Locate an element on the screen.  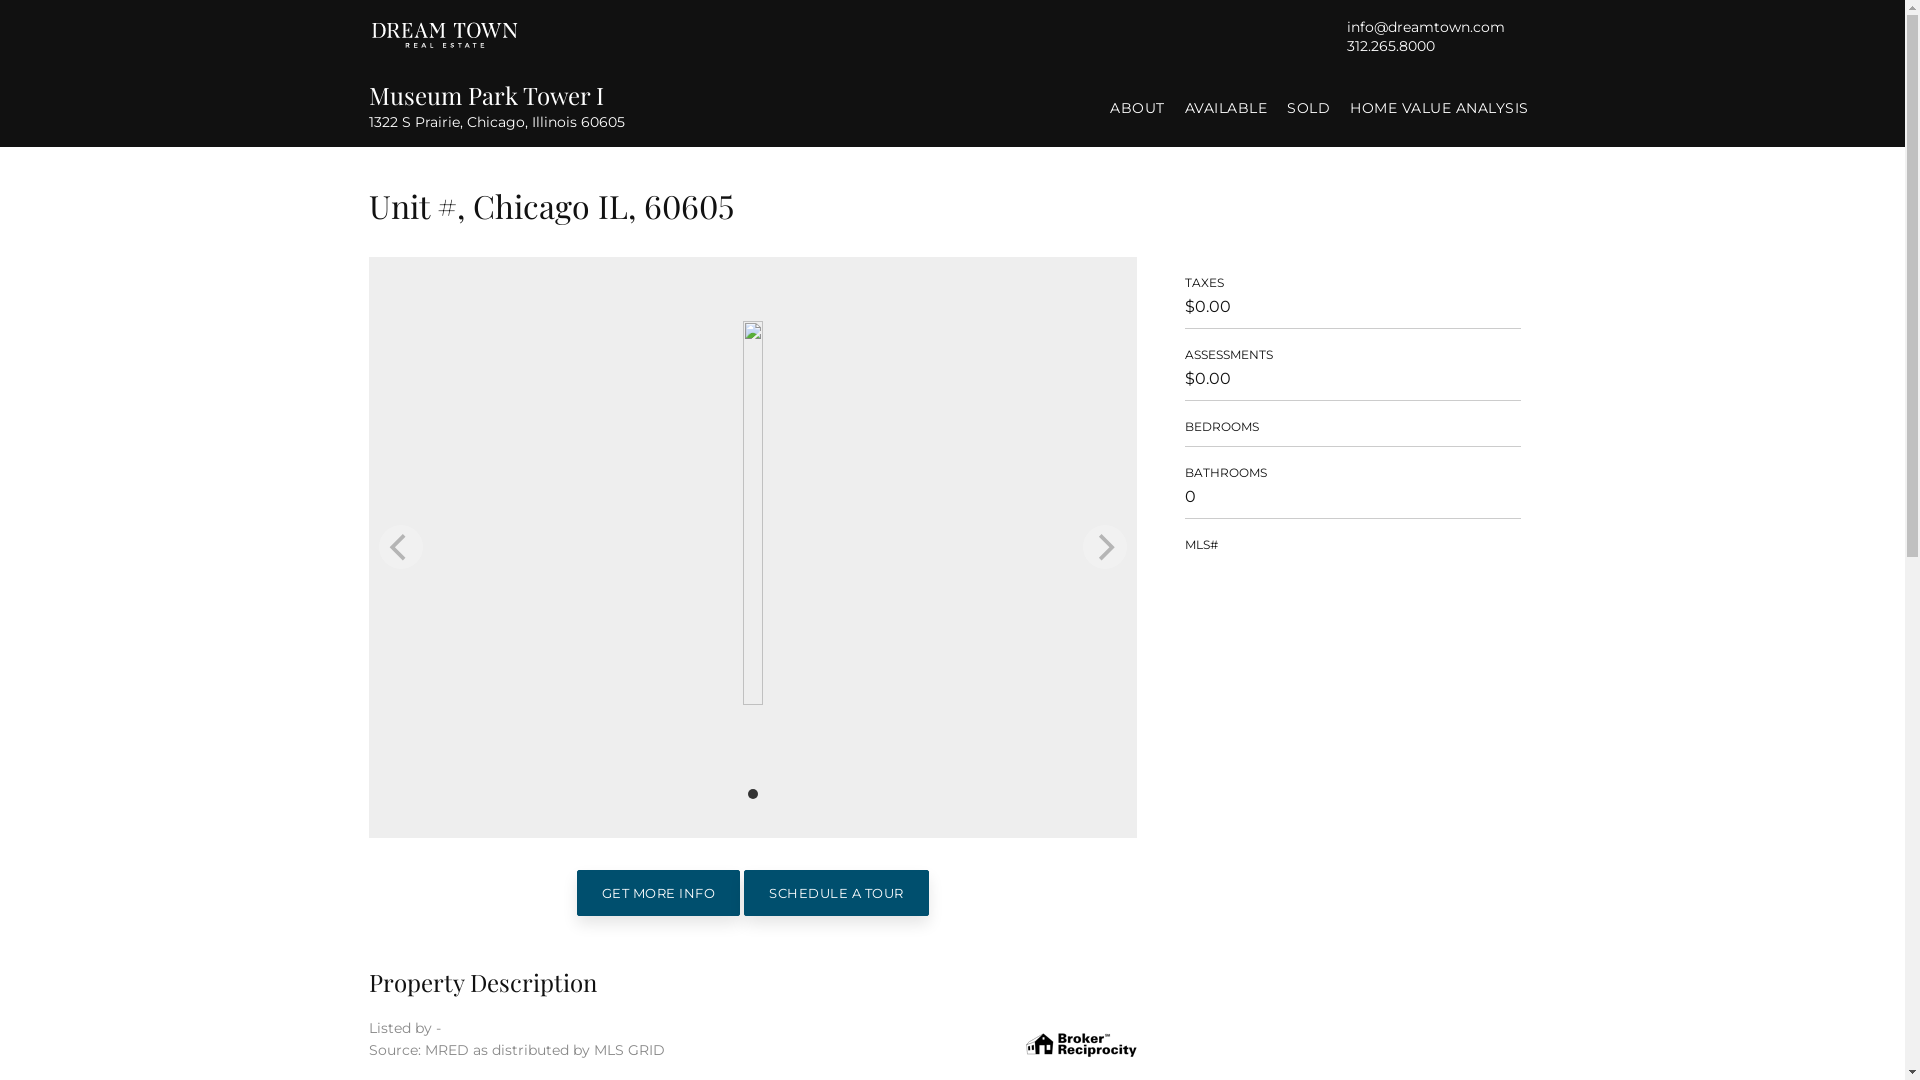
'SOLD' is located at coordinates (1308, 108).